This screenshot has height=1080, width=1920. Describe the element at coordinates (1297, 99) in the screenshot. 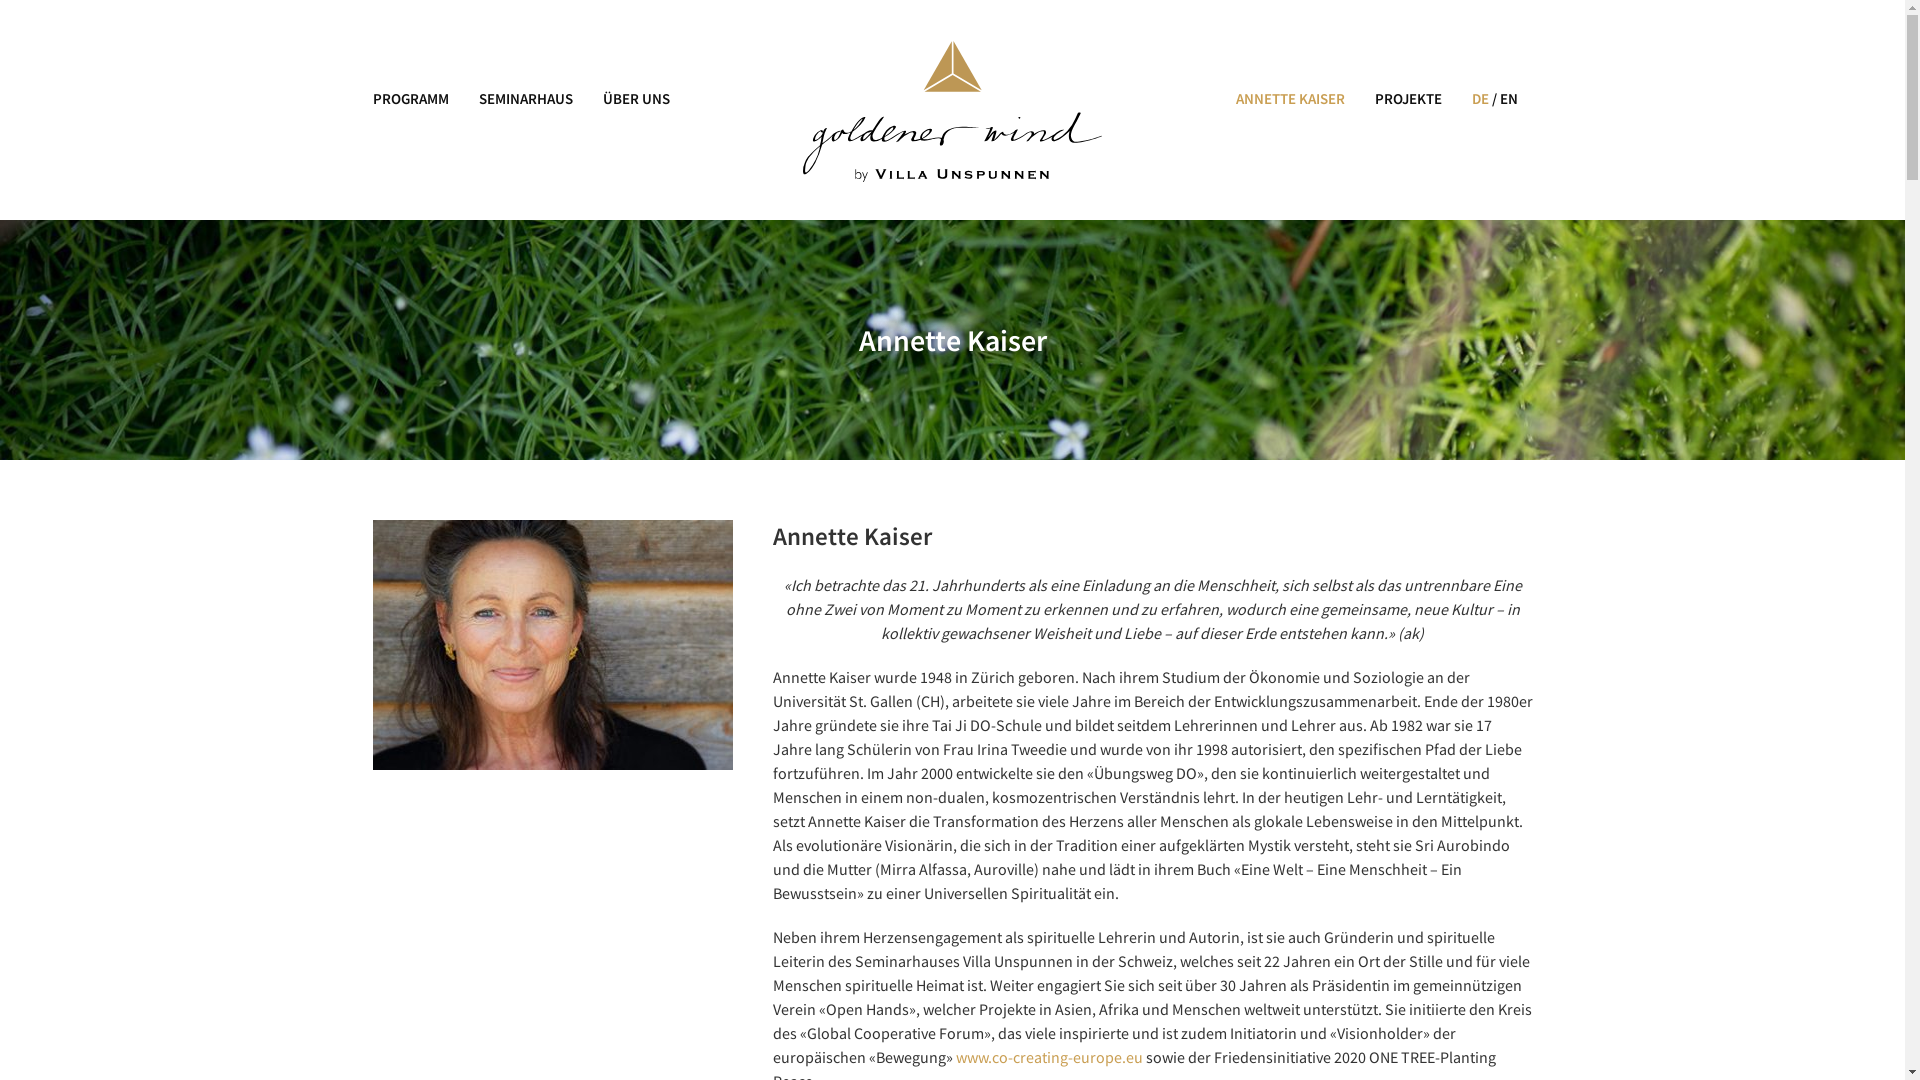

I see `'ANNETTE KAISER'` at that location.